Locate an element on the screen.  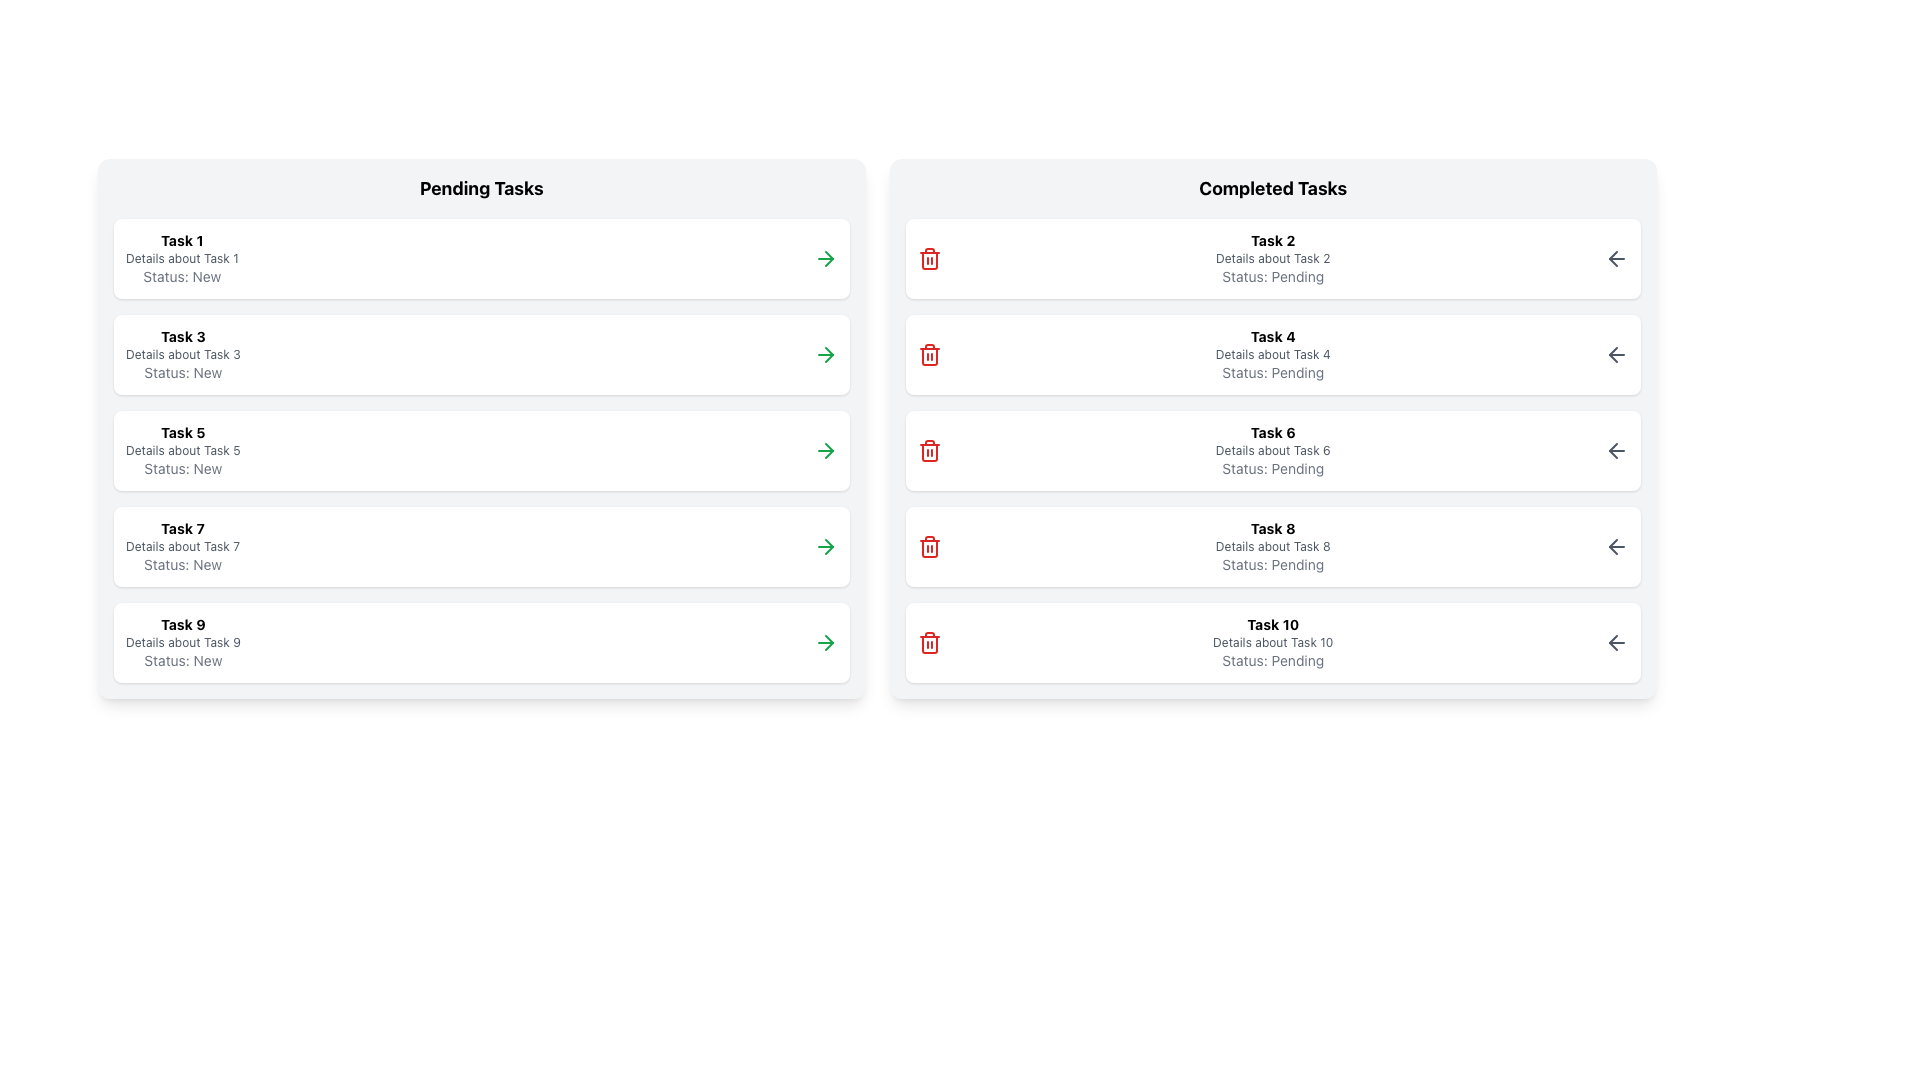
the 'Task 5' card in the 'Pending Tasks' section is located at coordinates (481, 427).